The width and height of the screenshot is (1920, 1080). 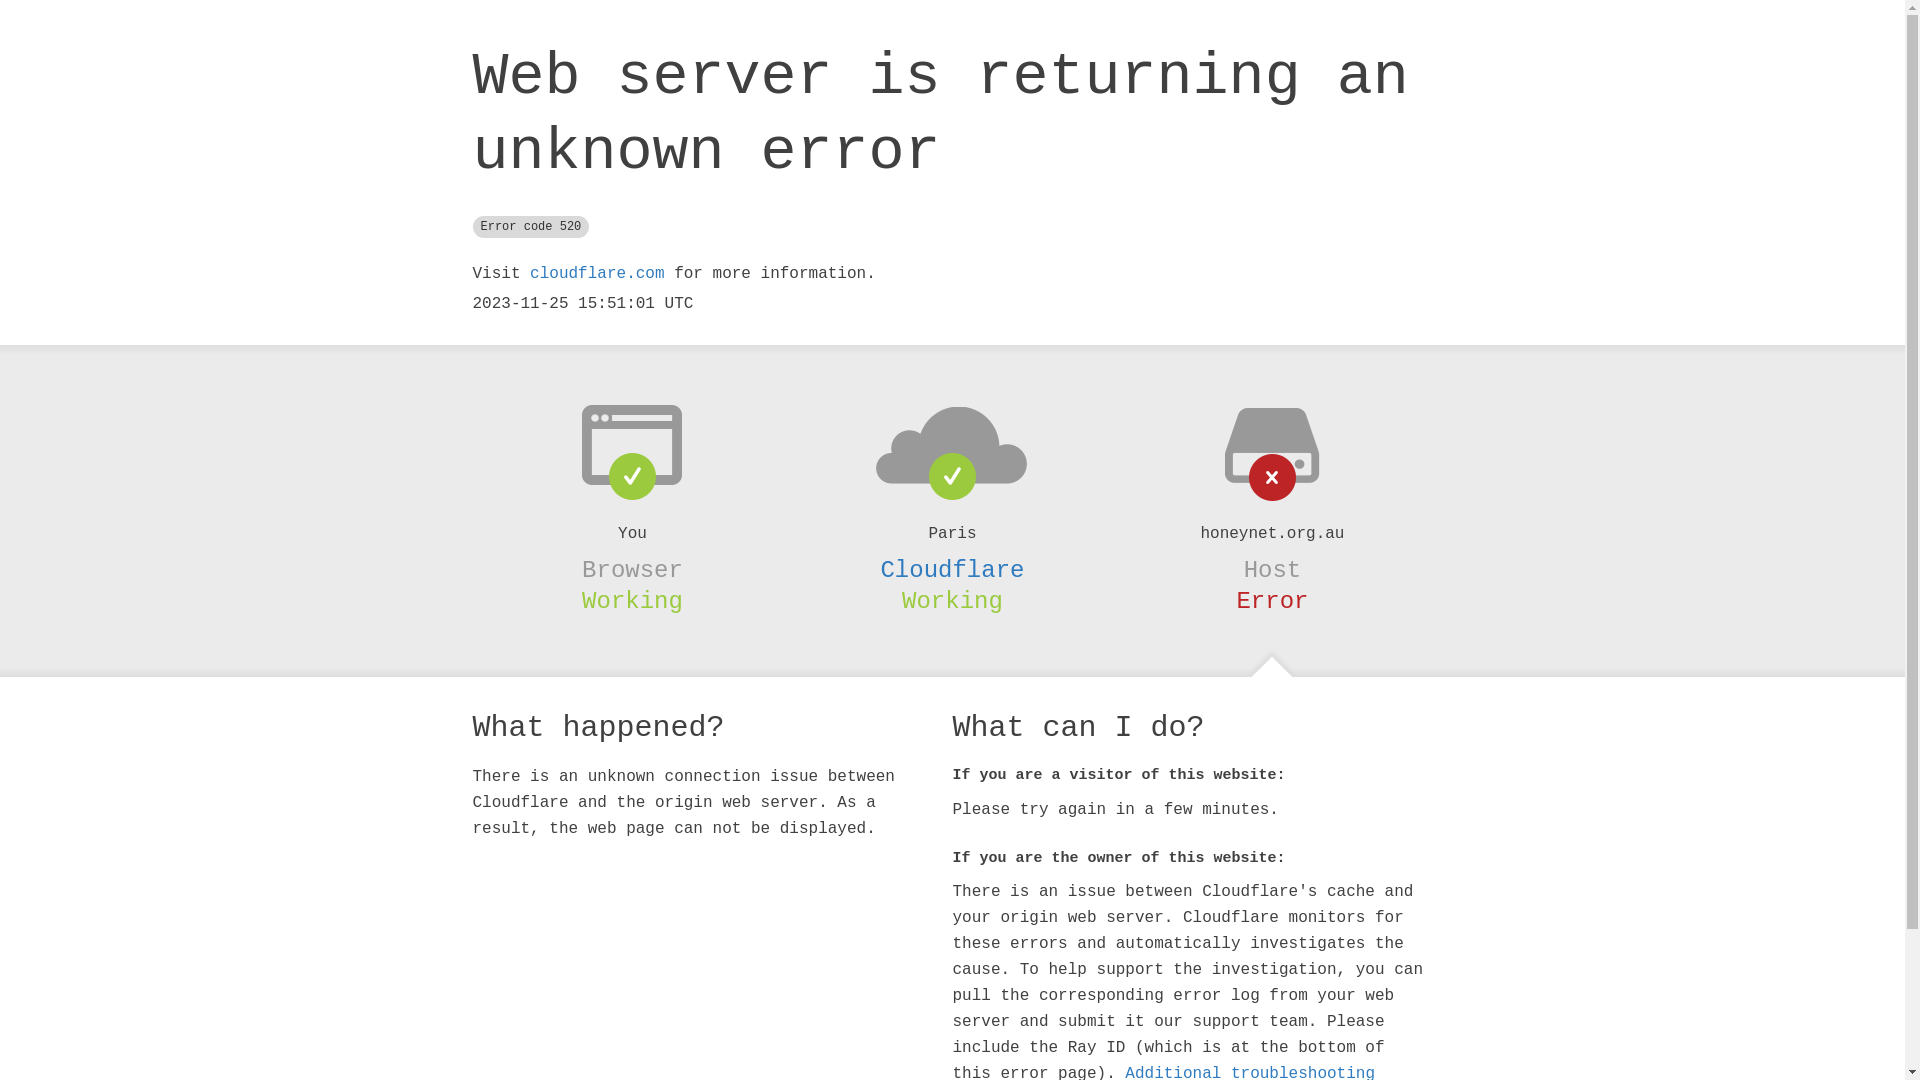 I want to click on 'cloudflare.com', so click(x=595, y=273).